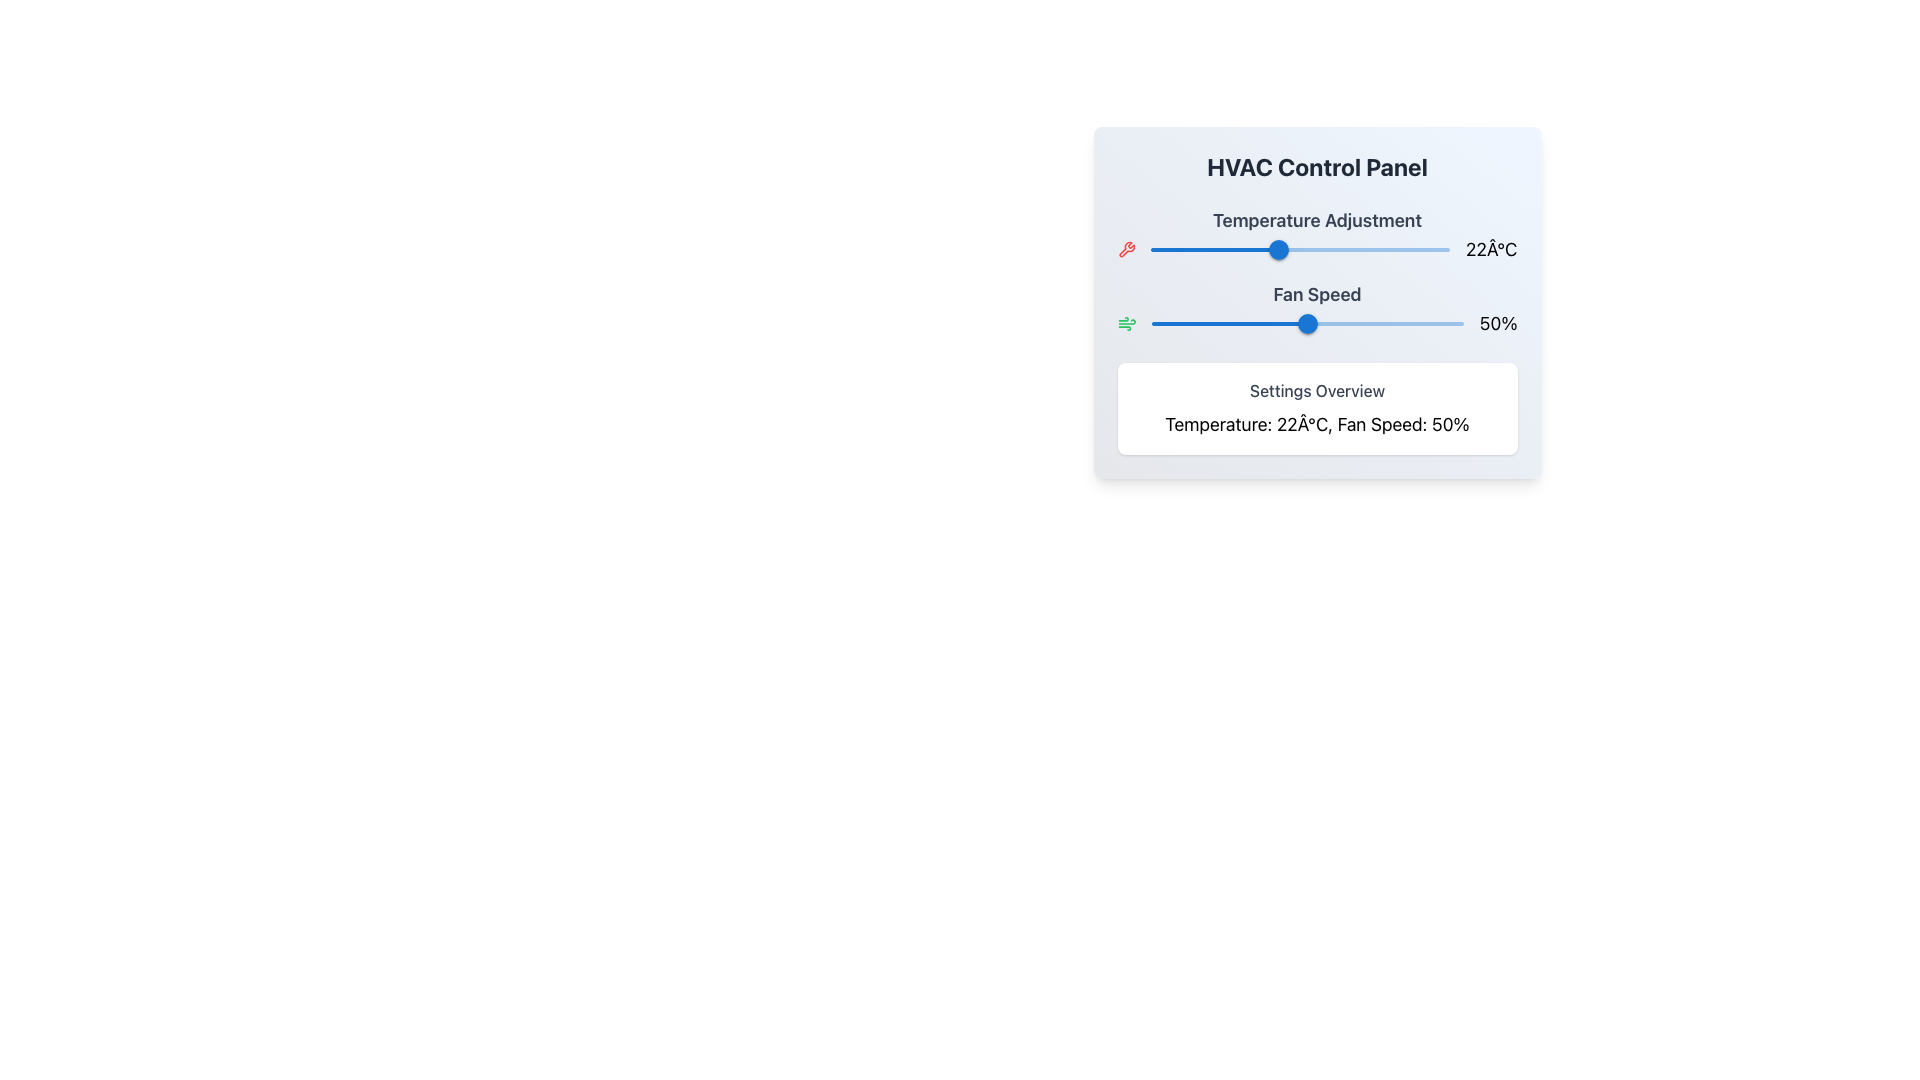 Image resolution: width=1920 pixels, height=1080 pixels. Describe the element at coordinates (1310, 323) in the screenshot. I see `the fan speed` at that location.